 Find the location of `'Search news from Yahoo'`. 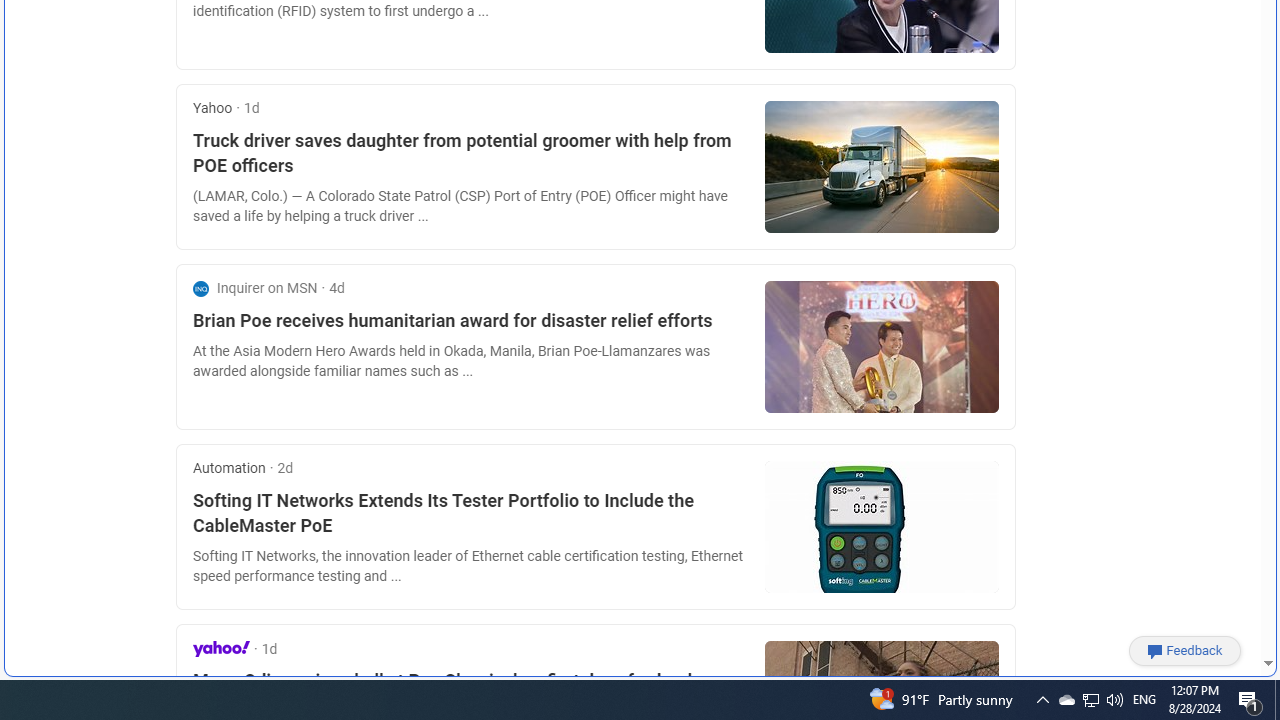

'Search news from Yahoo' is located at coordinates (221, 648).